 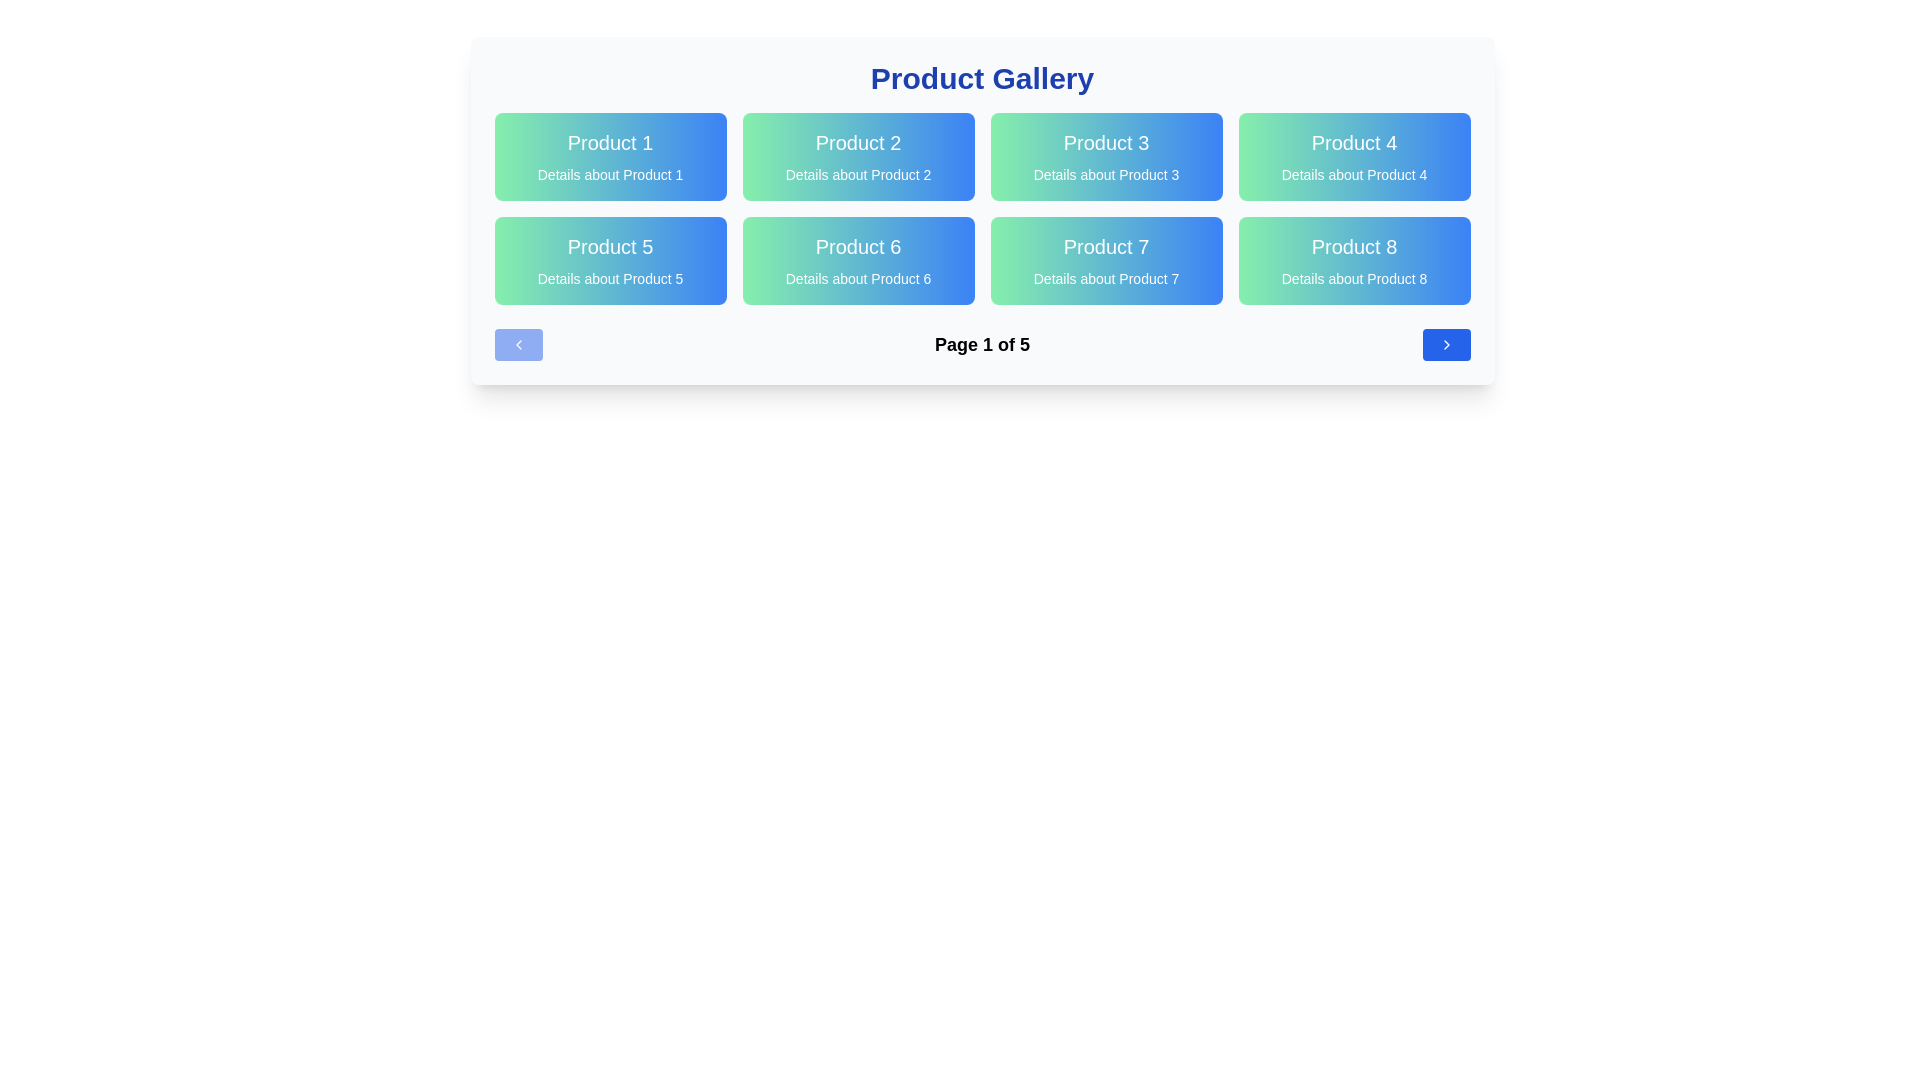 I want to click on the text label that contains 'Details about Product 3' which is styled with a smaller font size and is located beneath the title 'Product 3' in the product card gallery, so click(x=1105, y=173).